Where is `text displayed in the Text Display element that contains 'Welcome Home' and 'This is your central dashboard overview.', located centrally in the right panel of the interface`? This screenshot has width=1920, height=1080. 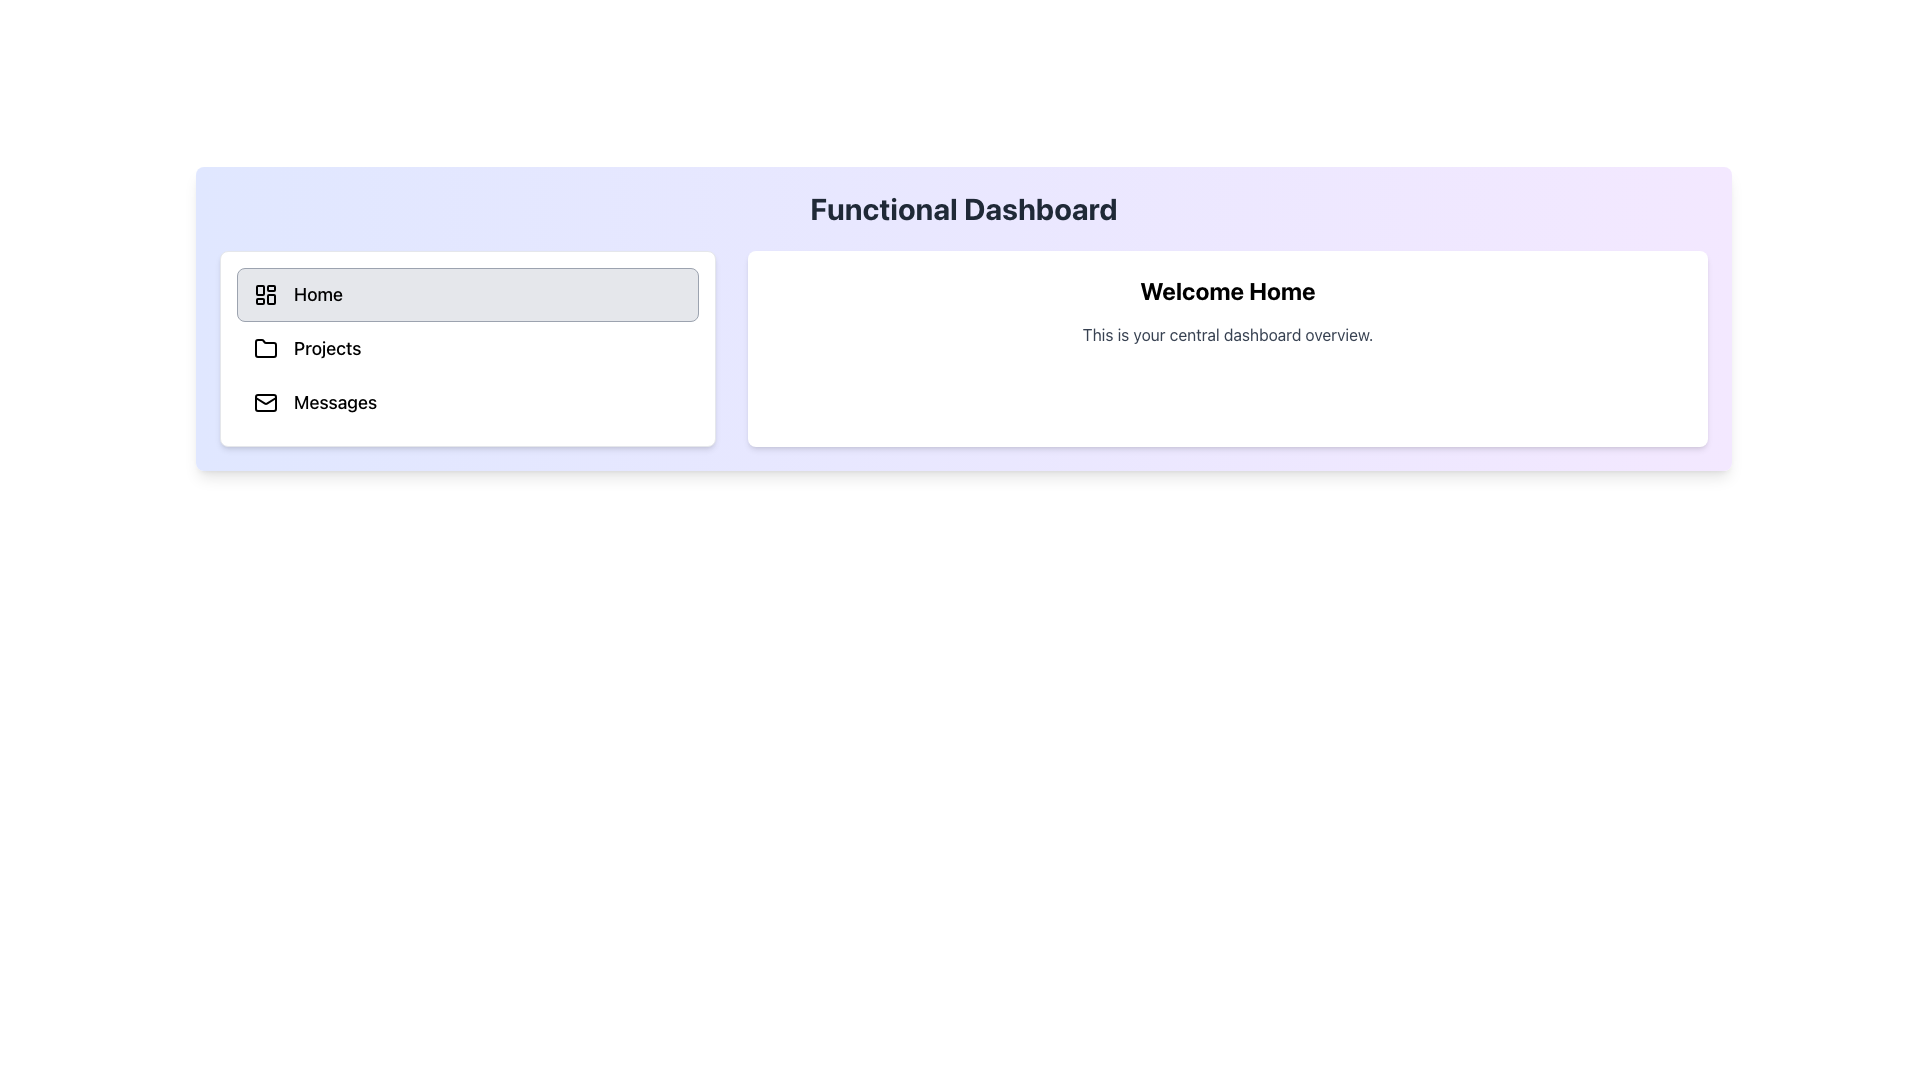
text displayed in the Text Display element that contains 'Welcome Home' and 'This is your central dashboard overview.', located centrally in the right panel of the interface is located at coordinates (1227, 311).